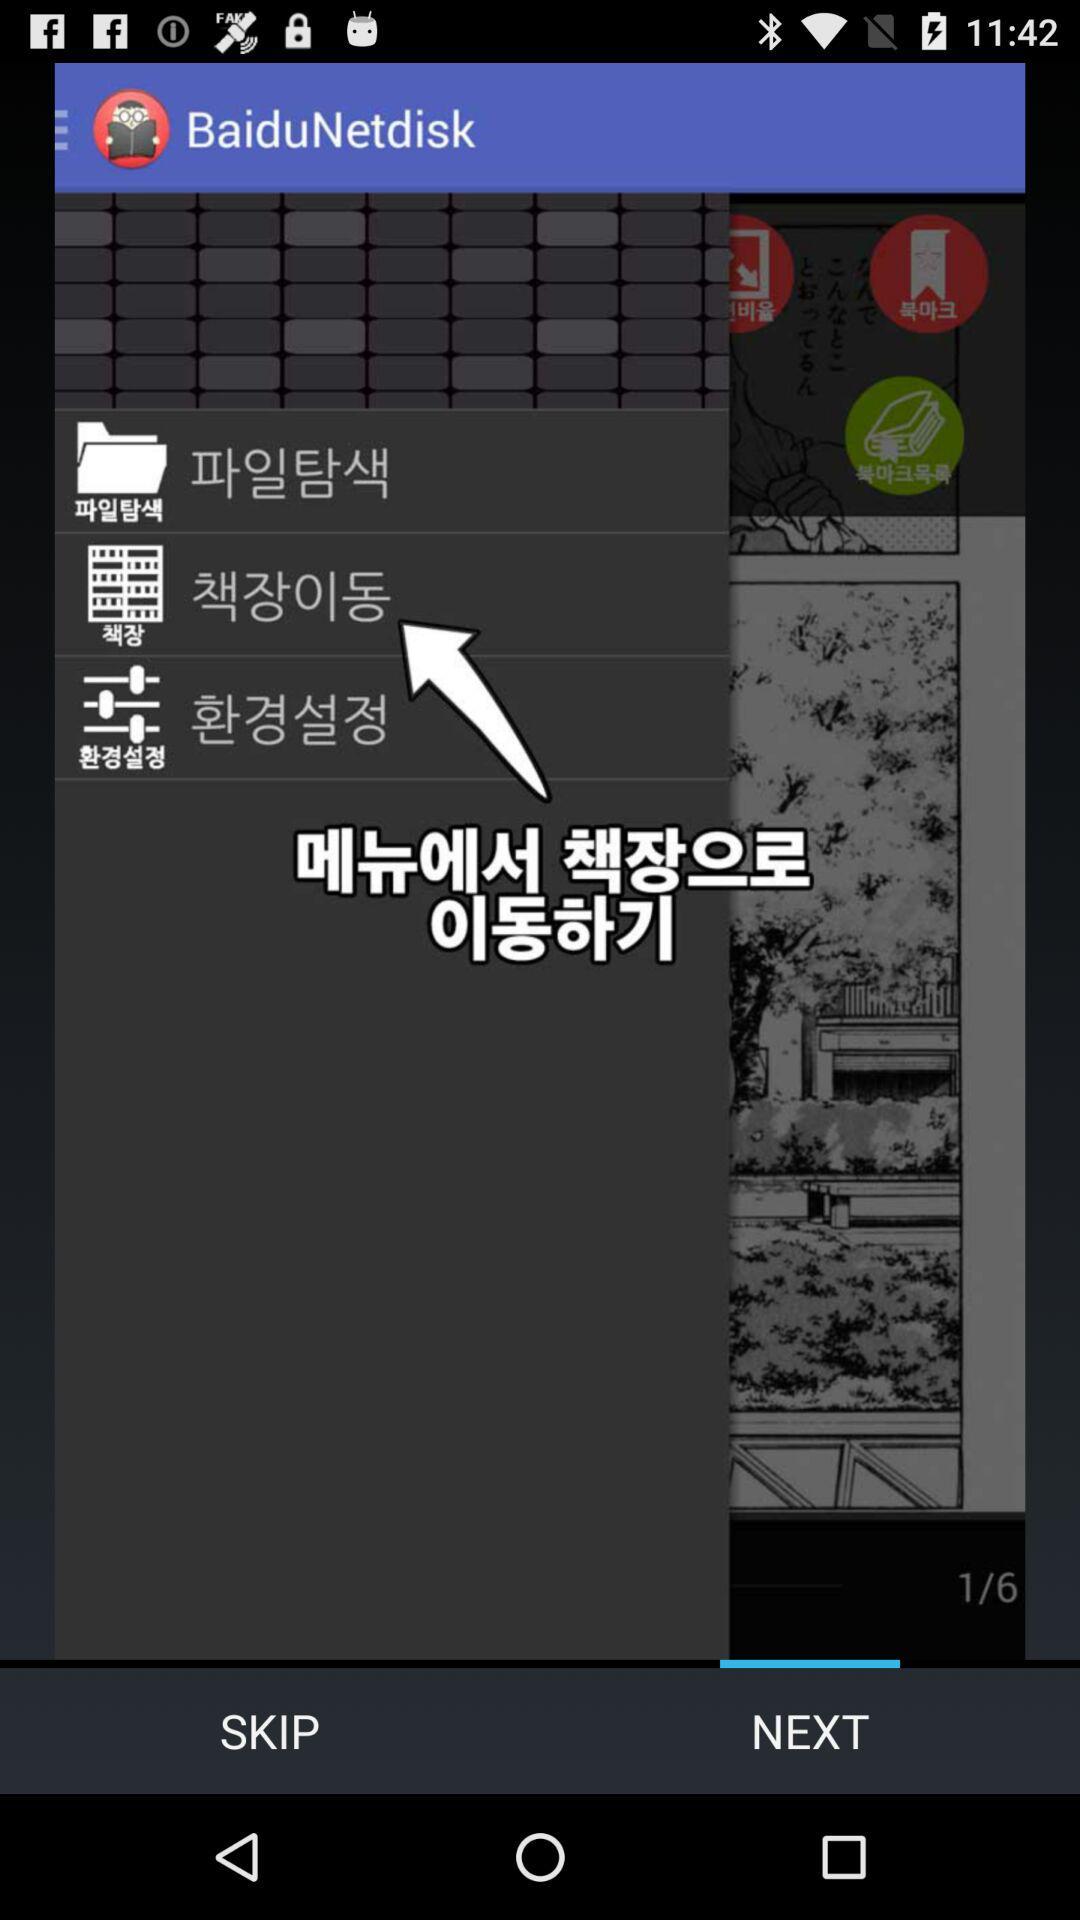 The height and width of the screenshot is (1920, 1080). What do you see at coordinates (810, 1730) in the screenshot?
I see `next button` at bounding box center [810, 1730].